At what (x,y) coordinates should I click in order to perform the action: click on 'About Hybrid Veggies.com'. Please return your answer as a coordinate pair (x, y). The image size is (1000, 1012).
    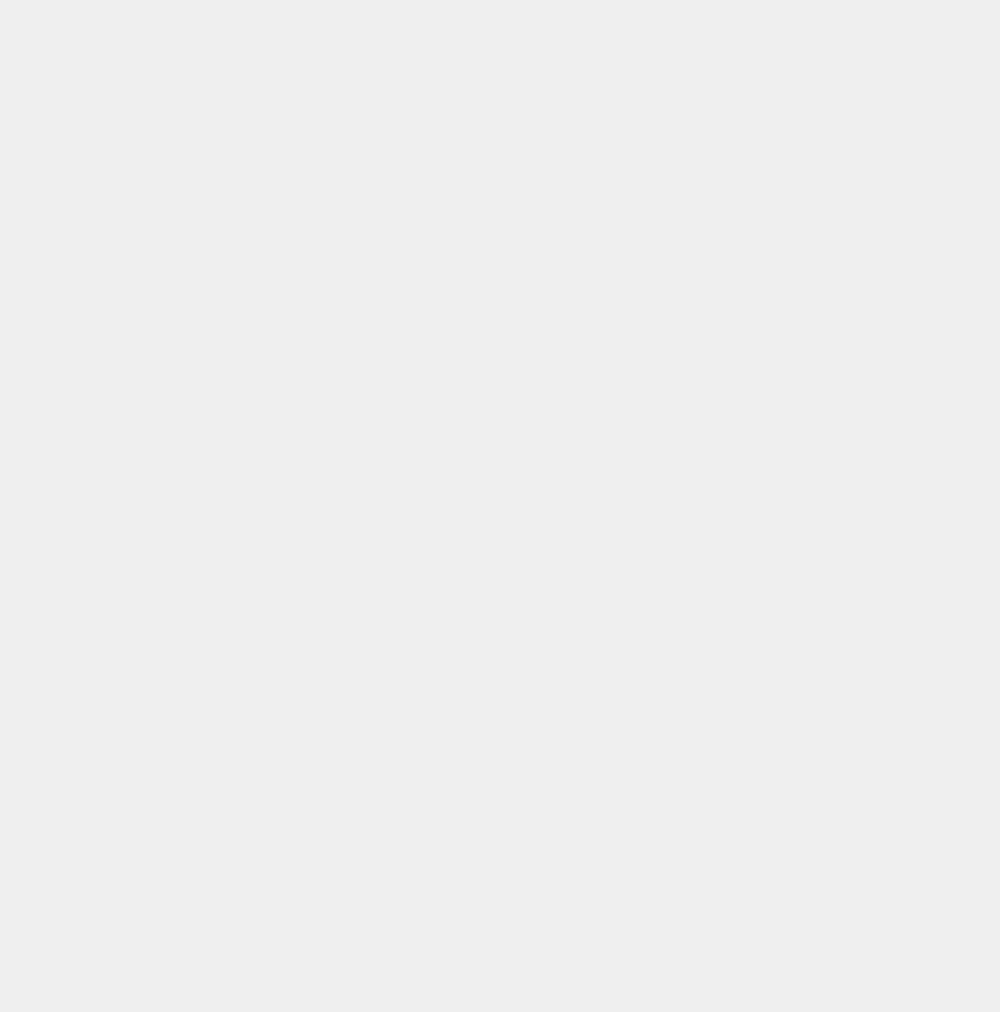
    Looking at the image, I should click on (152, 579).